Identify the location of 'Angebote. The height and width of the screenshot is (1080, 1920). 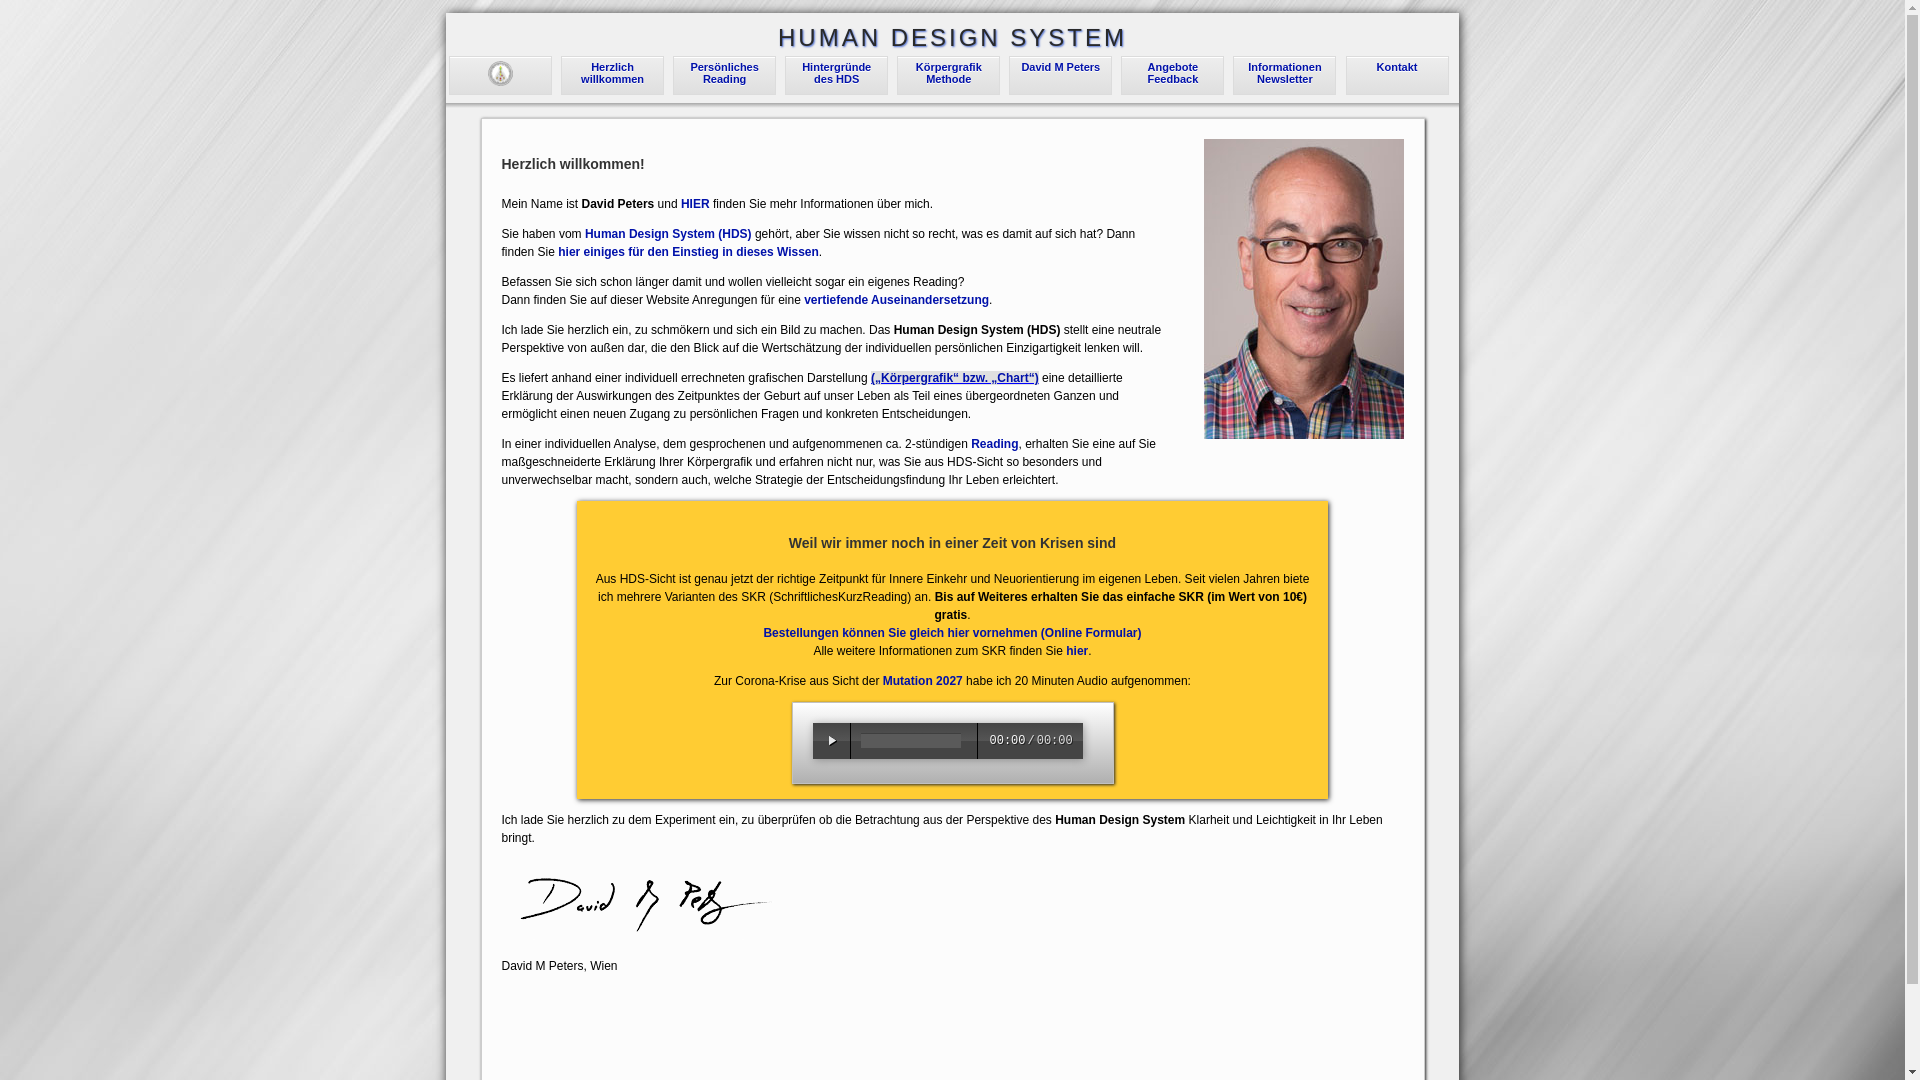
(1173, 72).